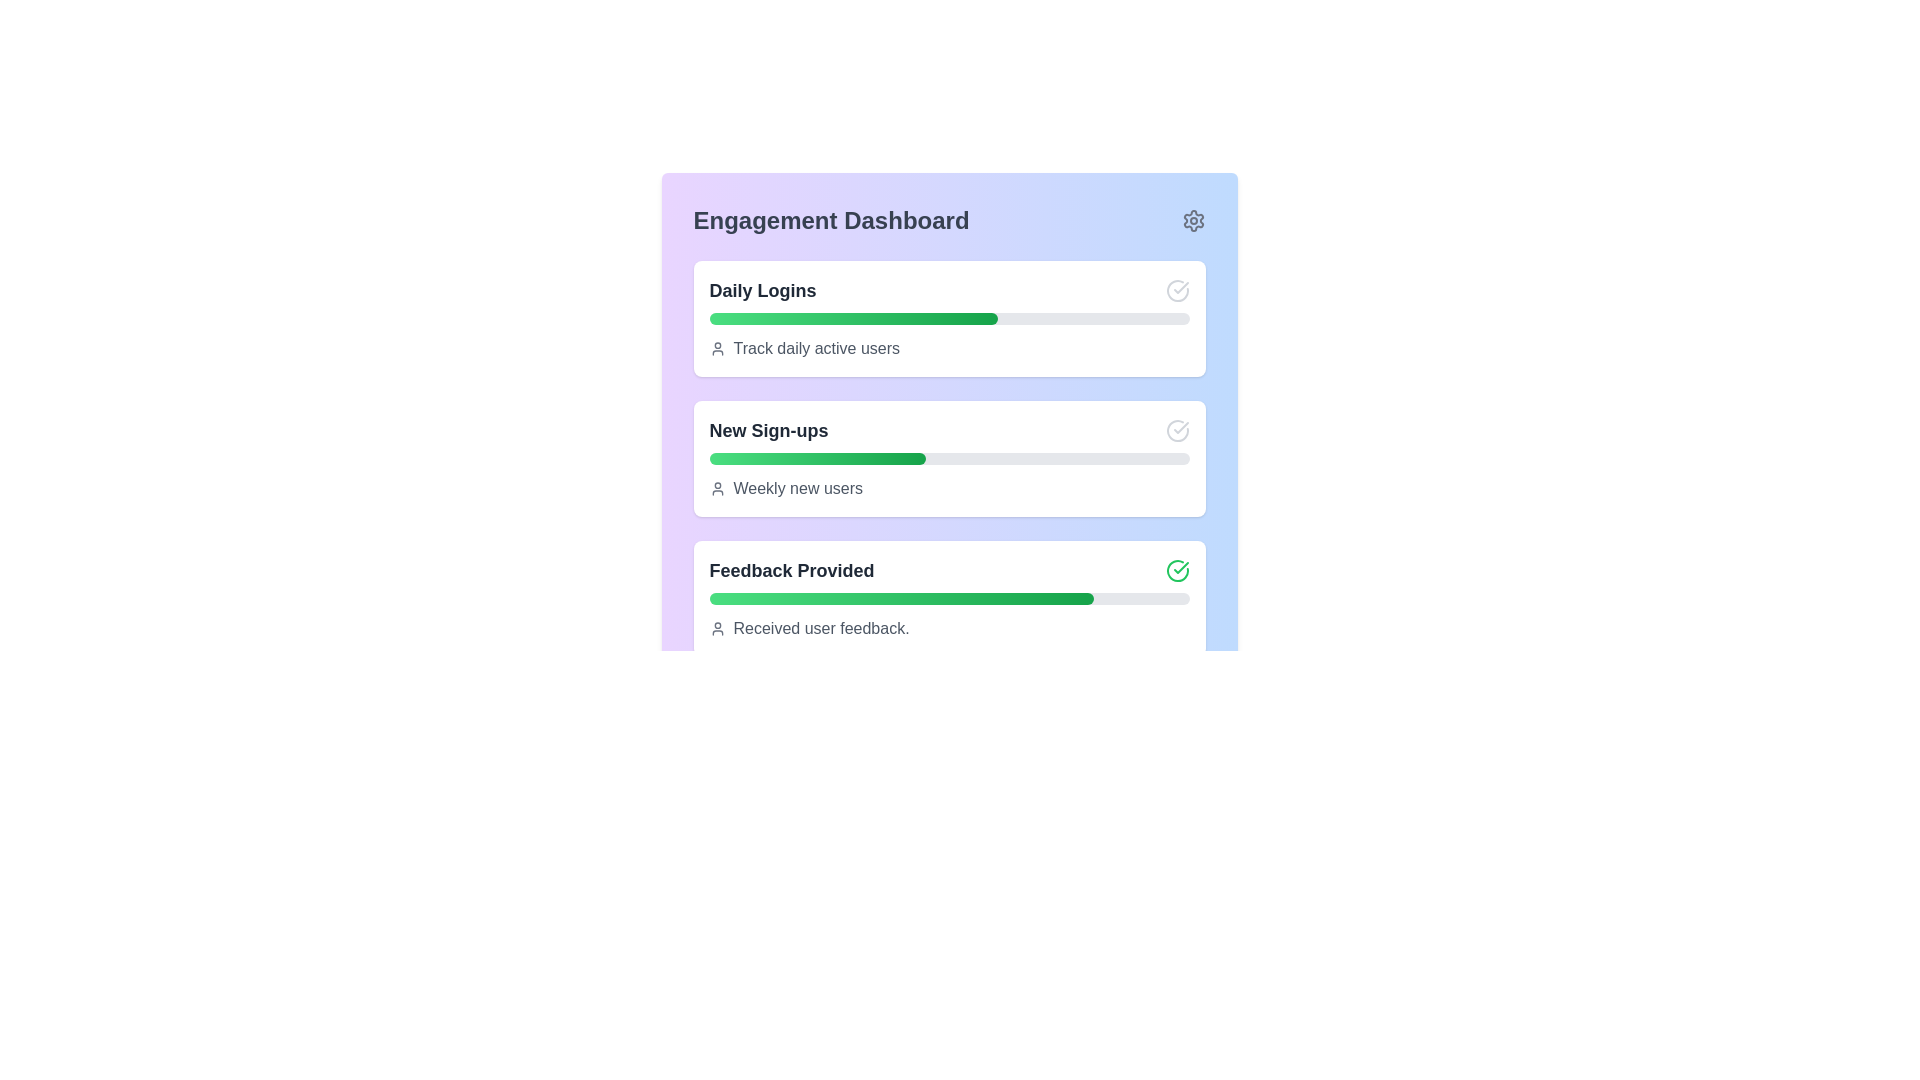 The width and height of the screenshot is (1920, 1080). Describe the element at coordinates (1180, 427) in the screenshot. I see `the checkmark icon enclosed within a circle in the 'Daily Logins' section of the Engagement Dashboard` at that location.